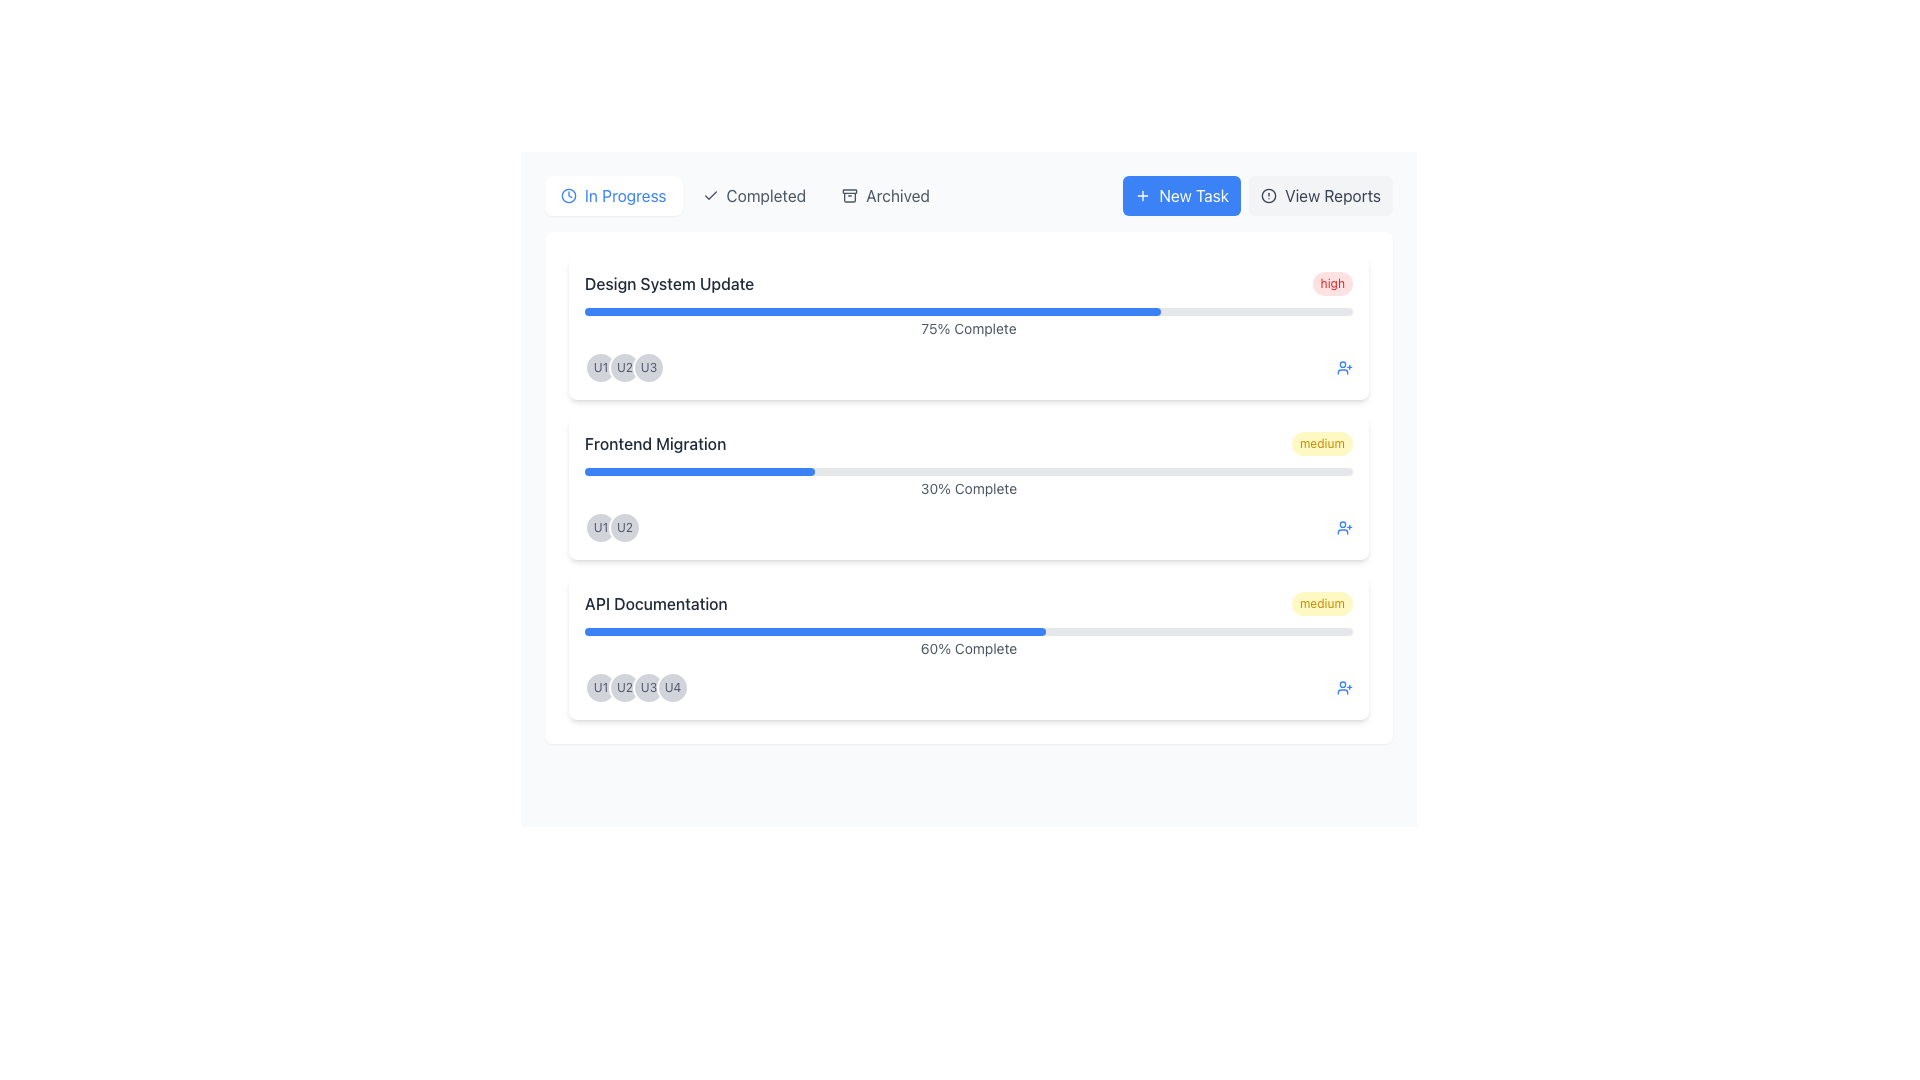 The image size is (1920, 1080). What do you see at coordinates (1268, 196) in the screenshot?
I see `the SVG circle element, which is a circular graphic with a central small circle inside a larger circular outline, located in the top center section of the interface near the task progress bar labeled '75% Complete'` at bounding box center [1268, 196].